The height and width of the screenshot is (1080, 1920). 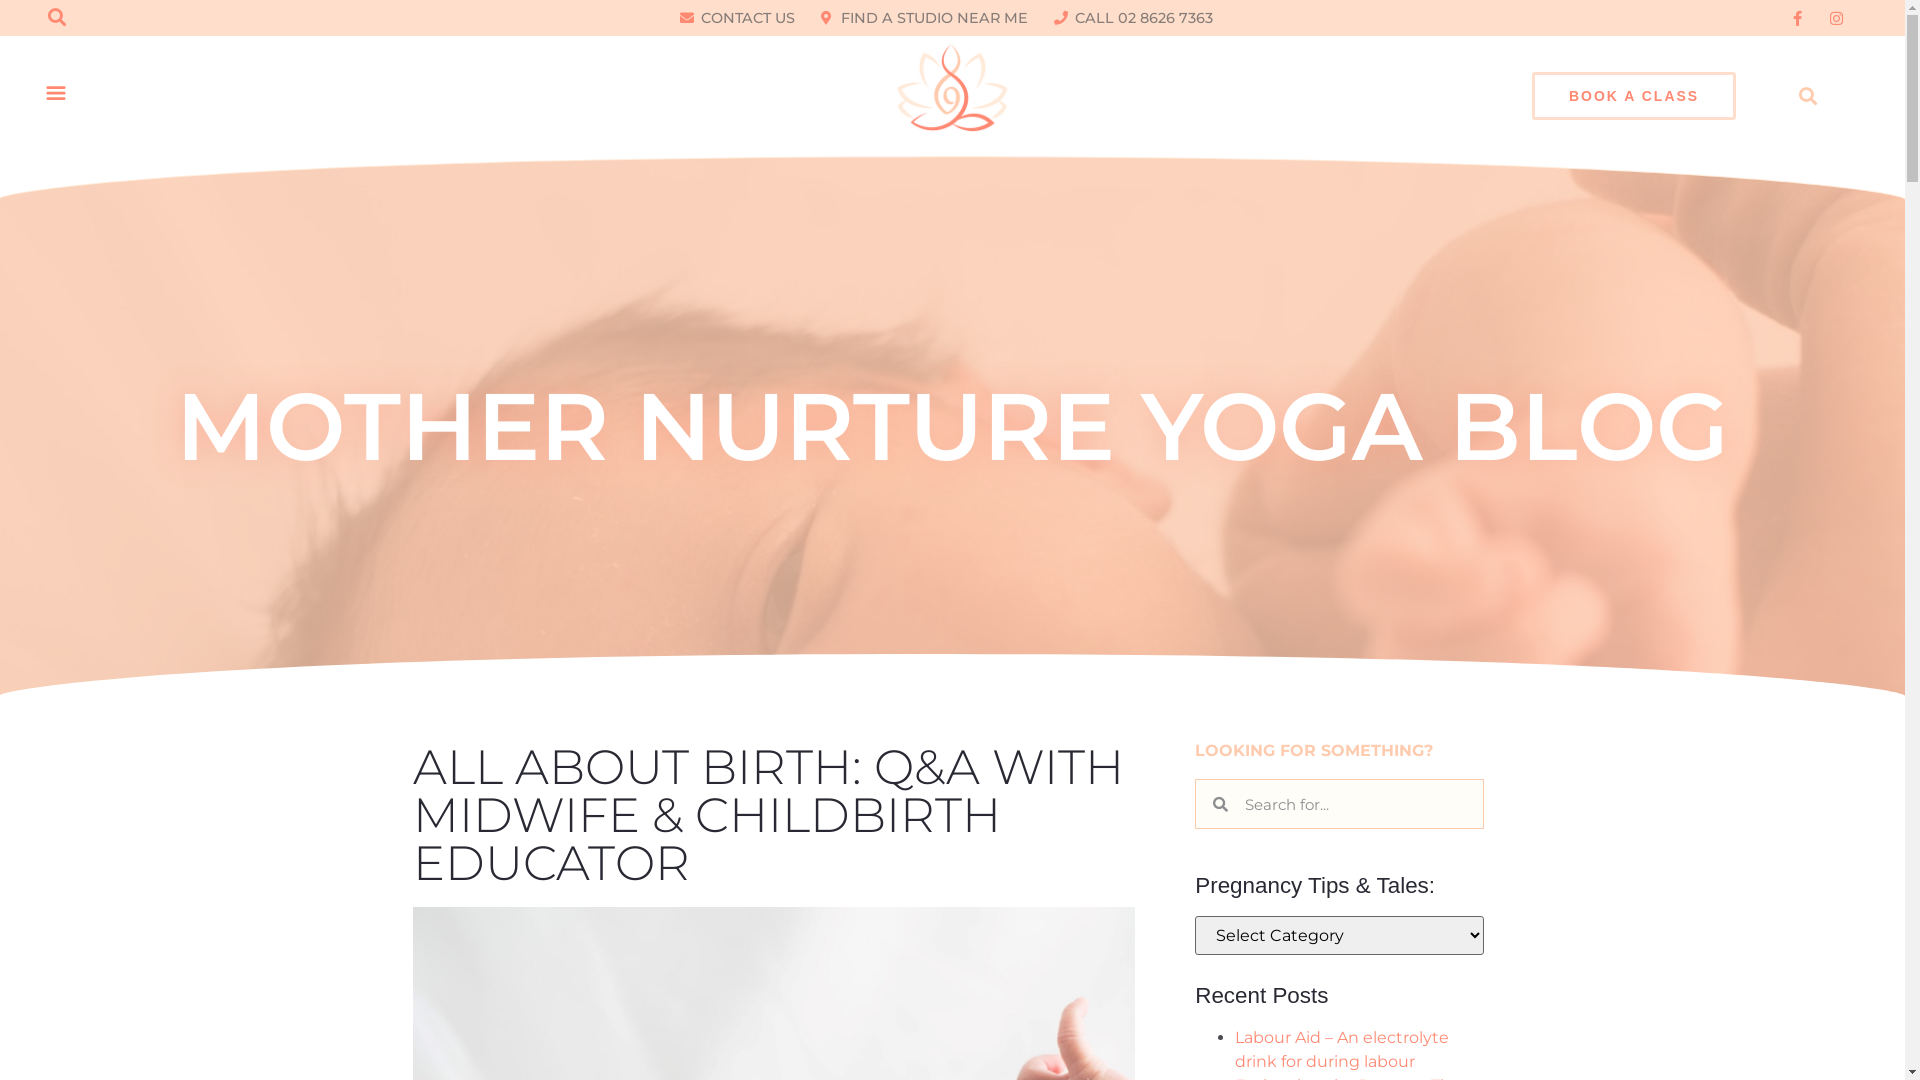 I want to click on 'CALL 02 8626 7363', so click(x=1133, y=18).